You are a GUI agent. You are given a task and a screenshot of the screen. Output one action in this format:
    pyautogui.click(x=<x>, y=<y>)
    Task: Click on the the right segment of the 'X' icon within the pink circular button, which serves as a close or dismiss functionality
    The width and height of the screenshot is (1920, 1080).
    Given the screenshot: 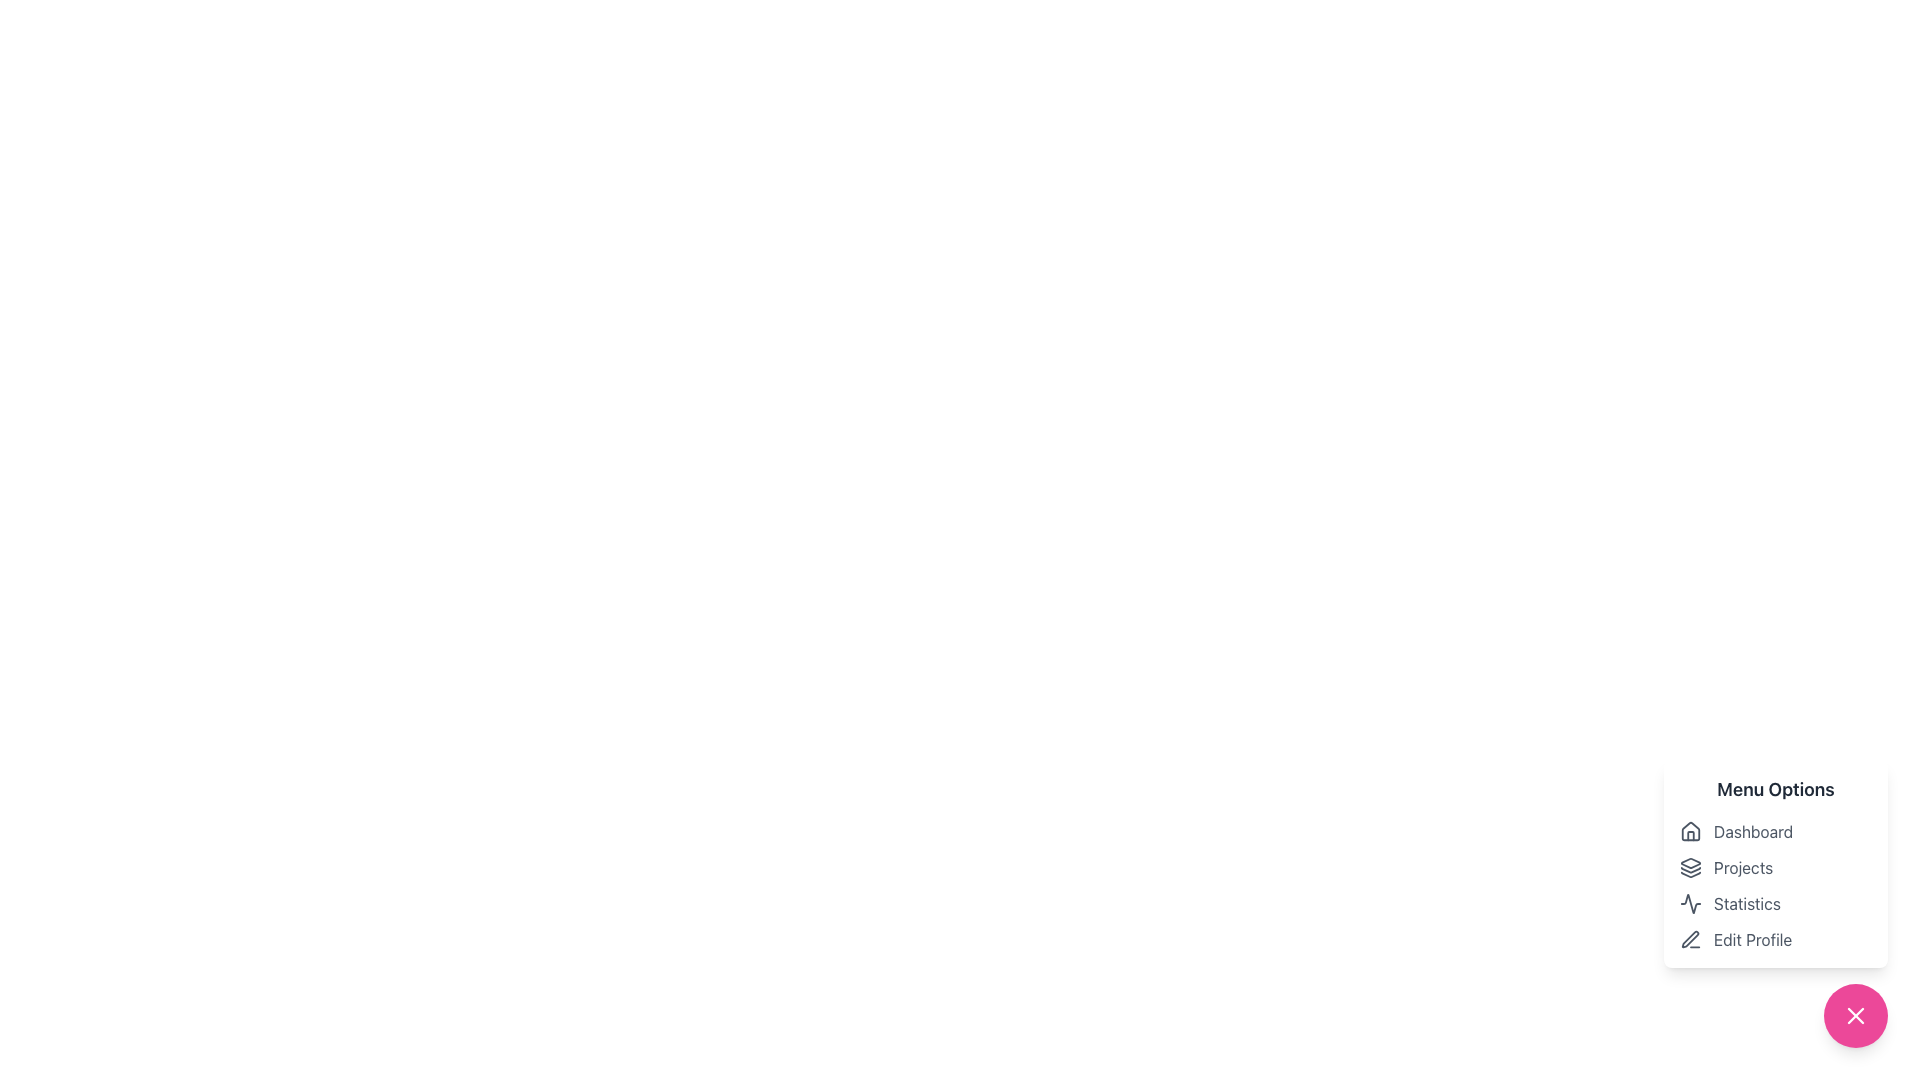 What is the action you would take?
    pyautogui.click(x=1855, y=1015)
    